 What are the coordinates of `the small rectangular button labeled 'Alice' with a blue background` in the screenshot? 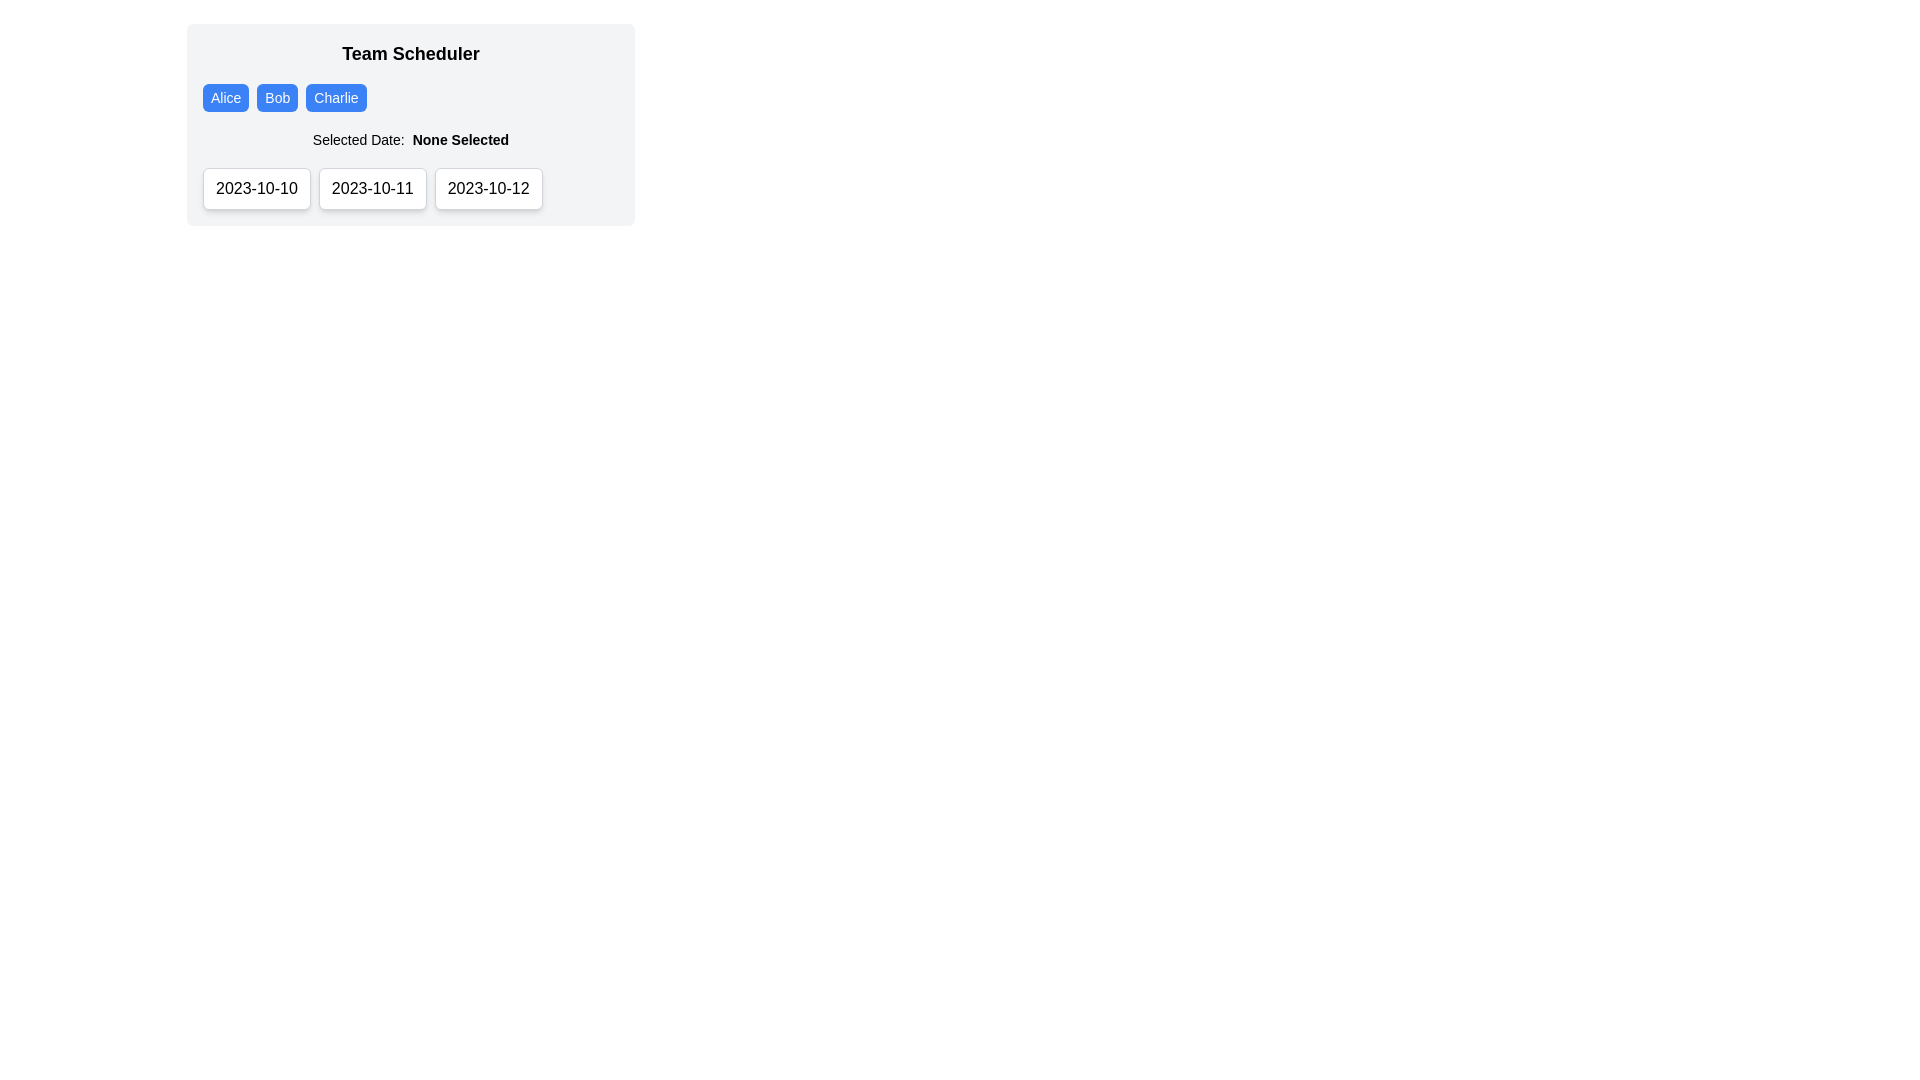 It's located at (226, 97).